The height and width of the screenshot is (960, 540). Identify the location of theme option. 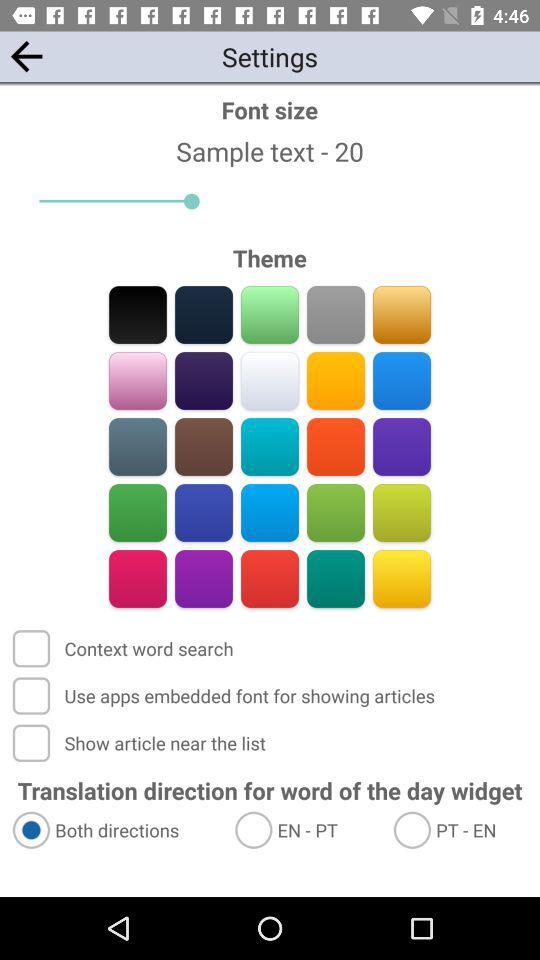
(270, 380).